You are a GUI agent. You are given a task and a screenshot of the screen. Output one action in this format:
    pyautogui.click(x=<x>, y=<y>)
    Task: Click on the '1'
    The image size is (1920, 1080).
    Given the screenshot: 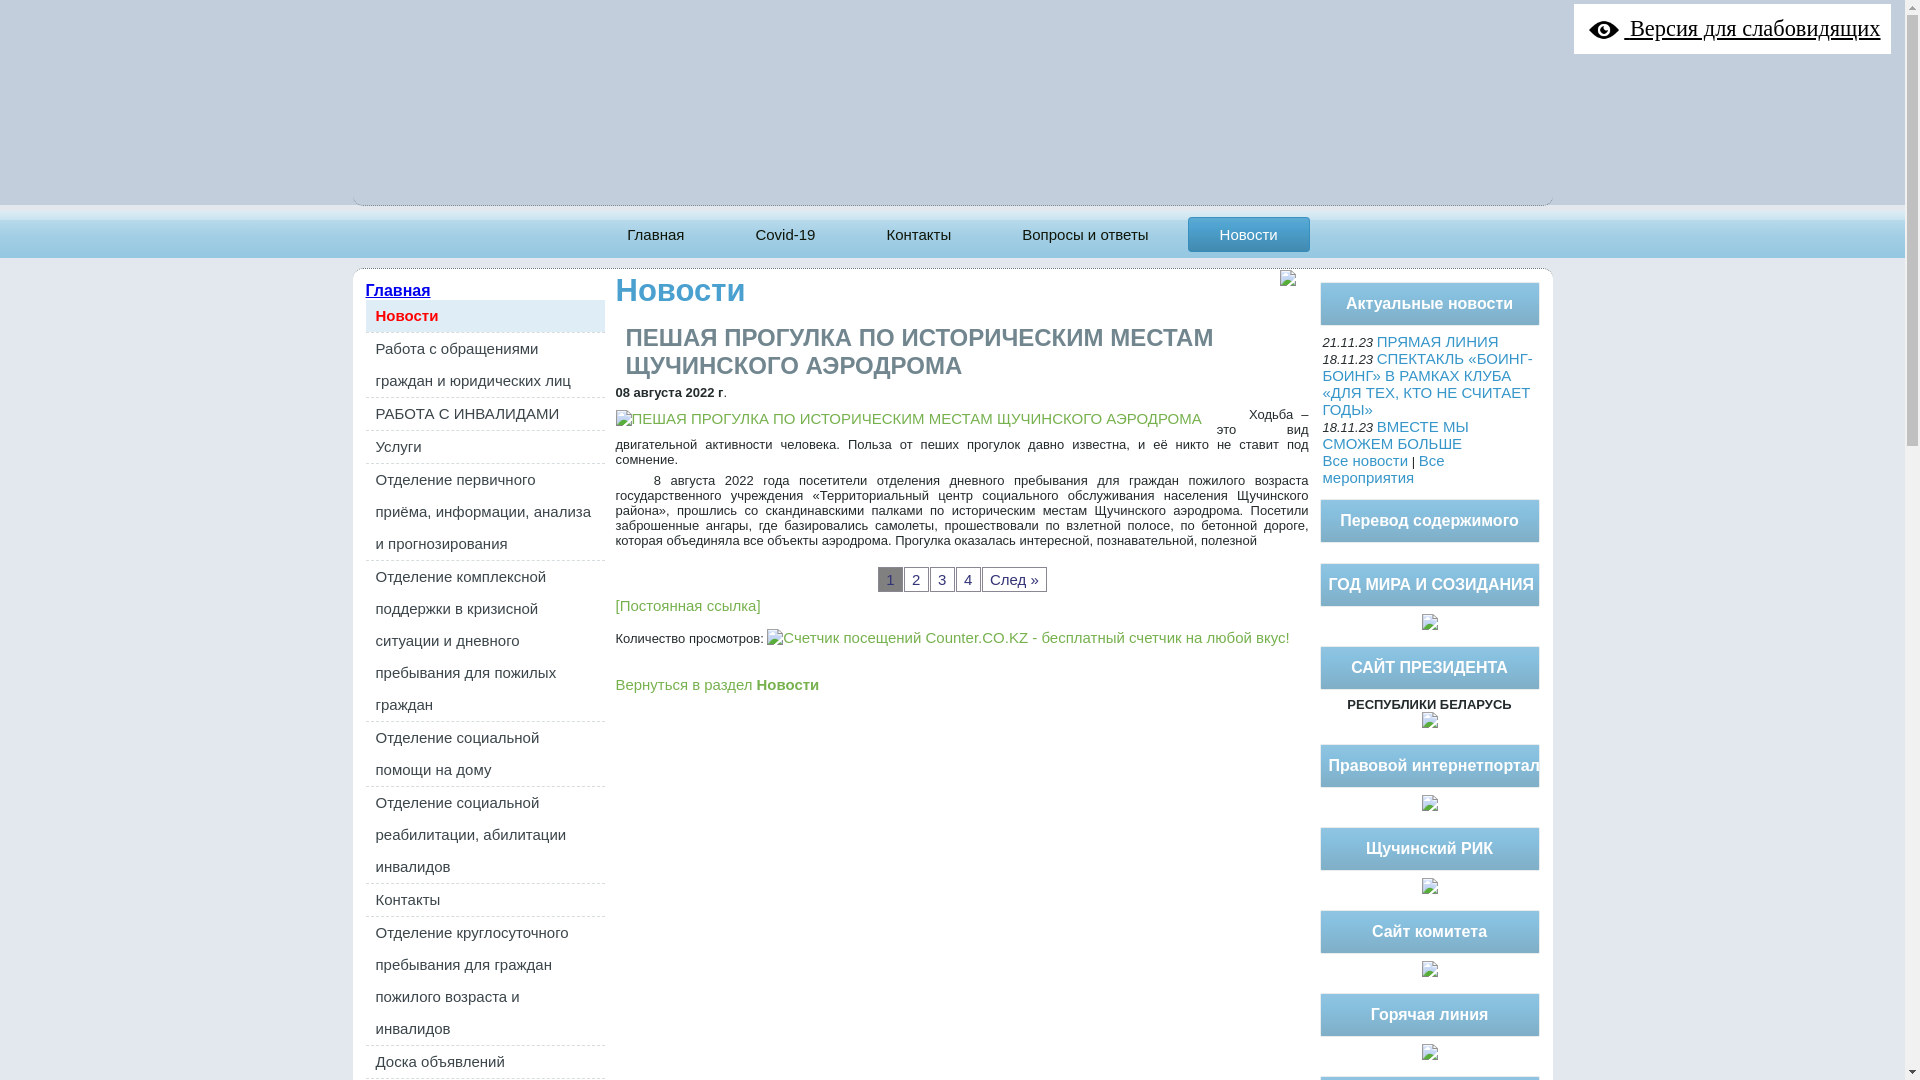 What is the action you would take?
    pyautogui.click(x=878, y=579)
    